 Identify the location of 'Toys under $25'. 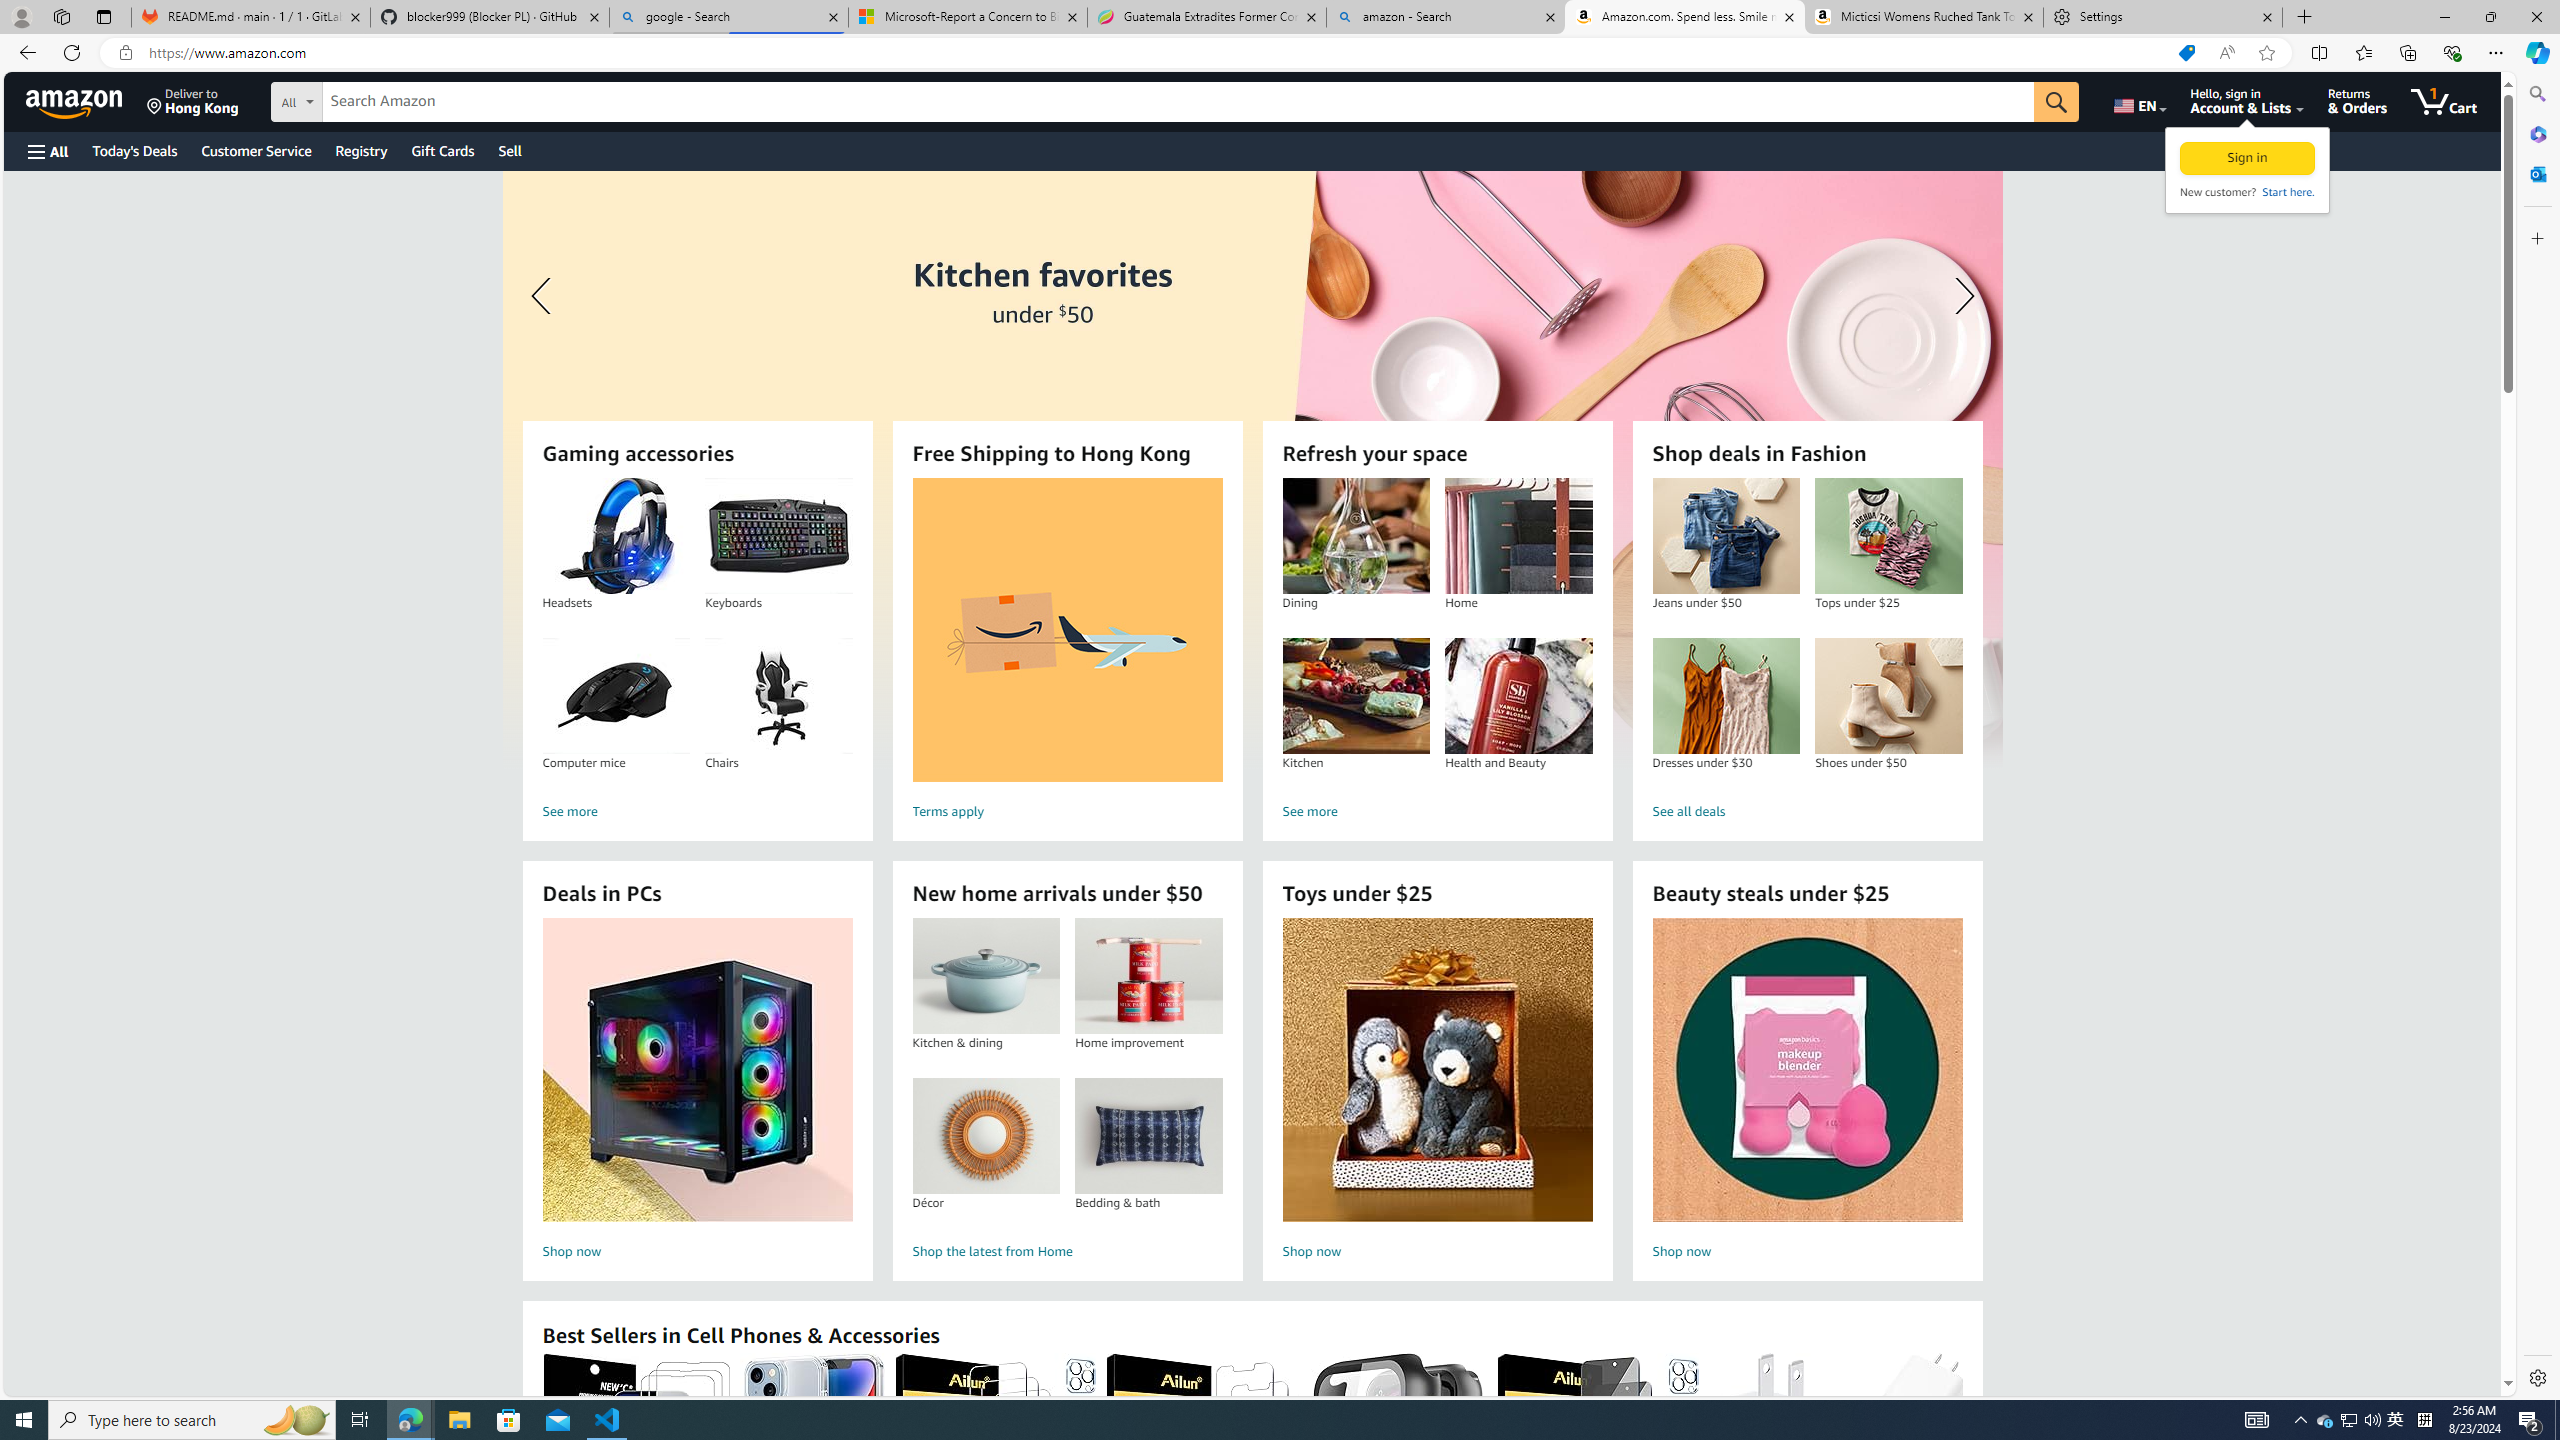
(1438, 1069).